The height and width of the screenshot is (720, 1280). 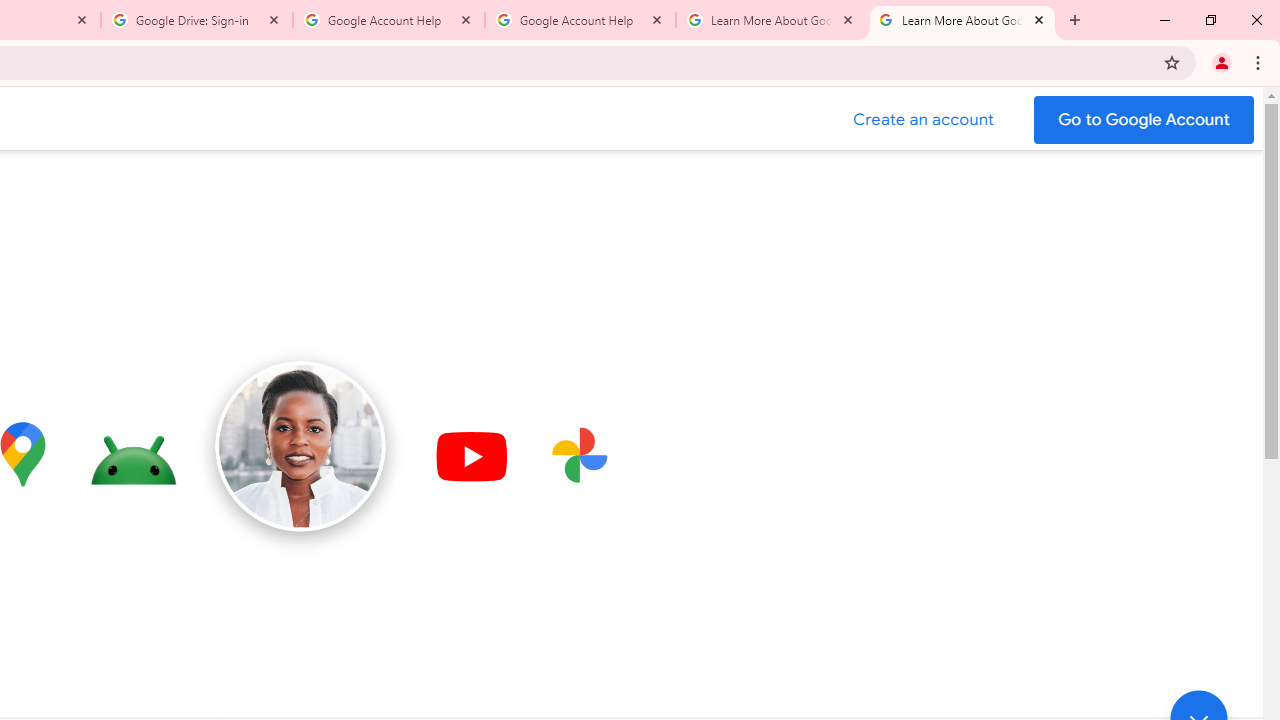 I want to click on 'Google Account Help', so click(x=389, y=20).